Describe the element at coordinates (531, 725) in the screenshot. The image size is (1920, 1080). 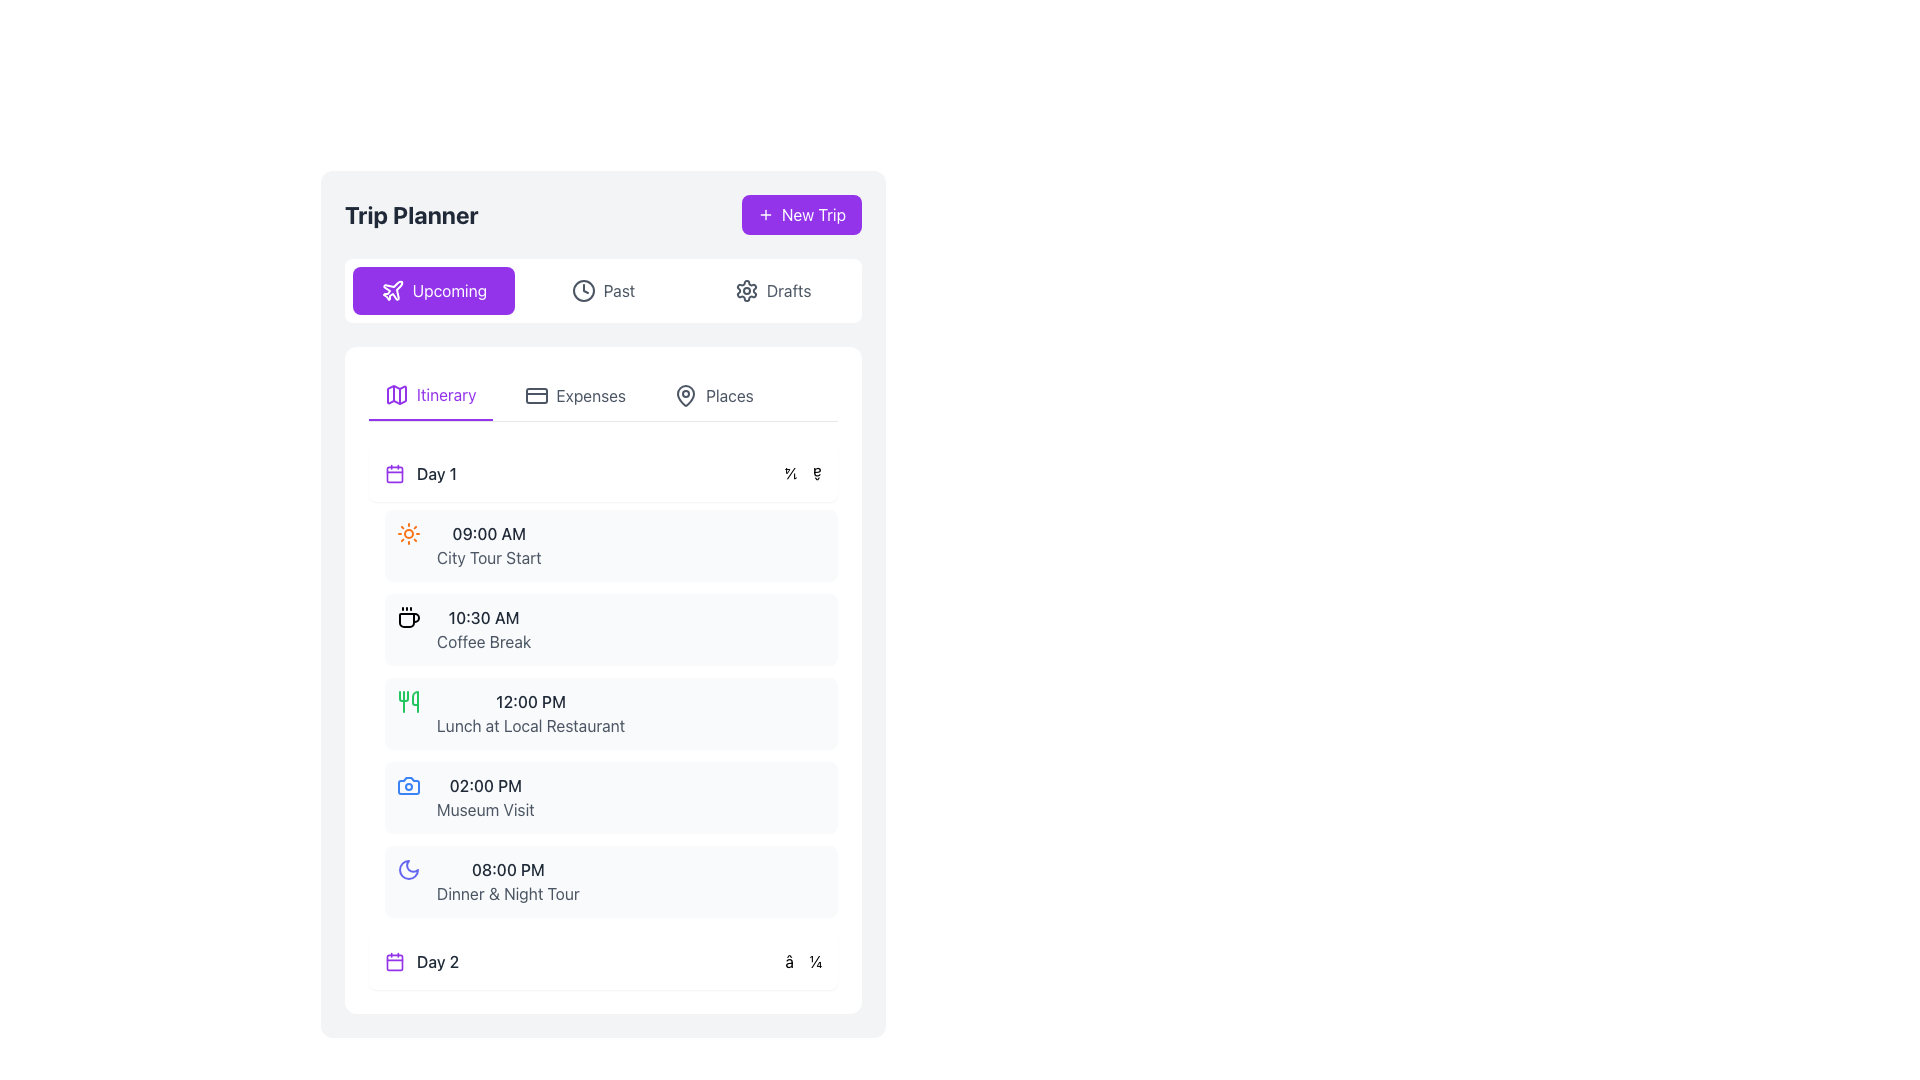
I see `the text label that displays the description for a scheduled event in the itinerary, located below '12:00 PM' in Day 1's schedule` at that location.